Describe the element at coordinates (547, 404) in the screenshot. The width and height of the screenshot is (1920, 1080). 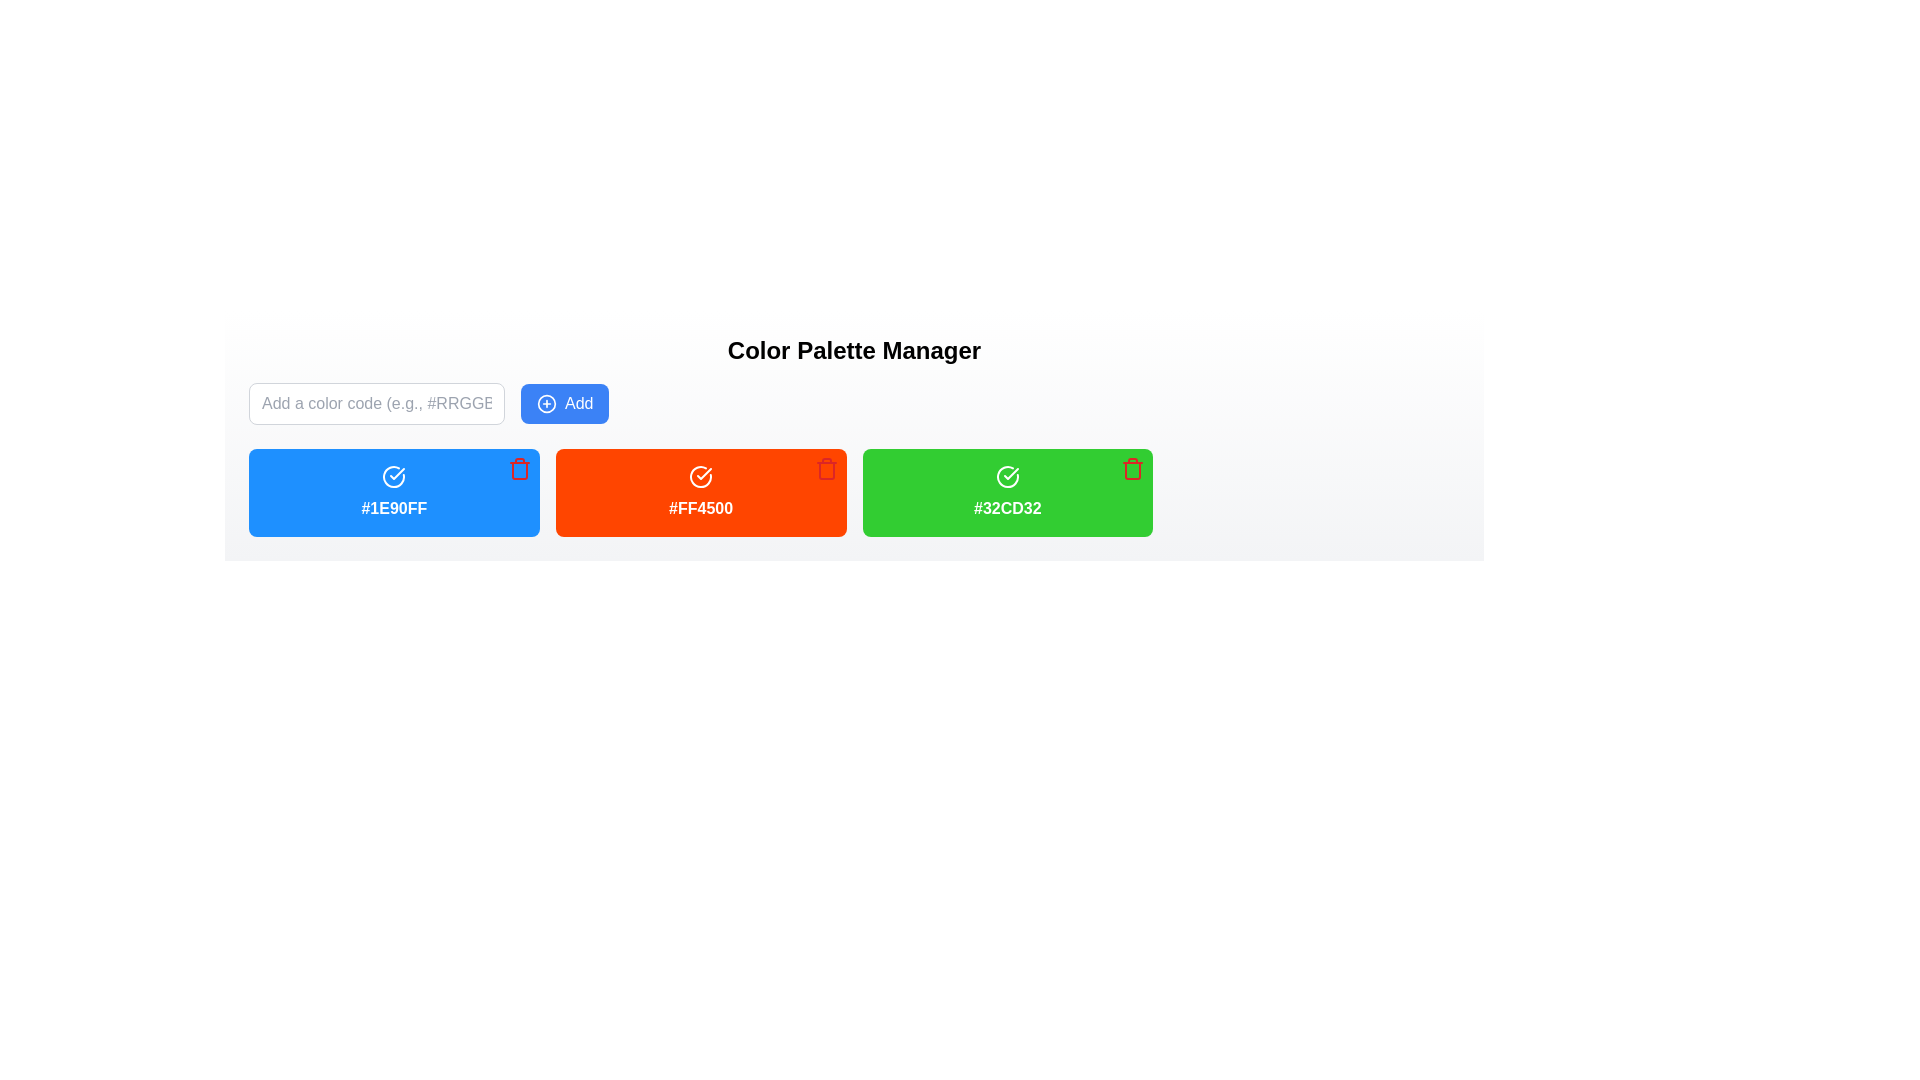
I see `the circular icon with a '+' symbol in the center, which has a blue background and white outline, located to the left of the 'Add' text label in the button` at that location.